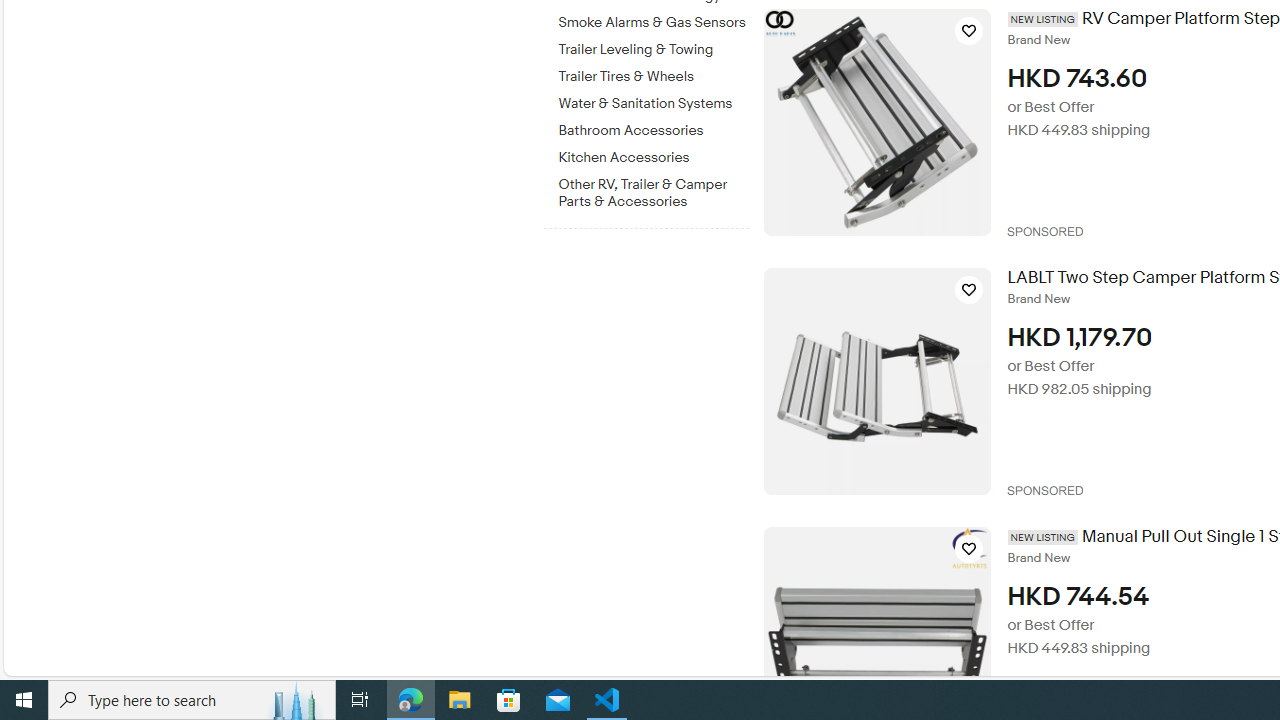  I want to click on 'Trailer Tires & Wheels', so click(653, 76).